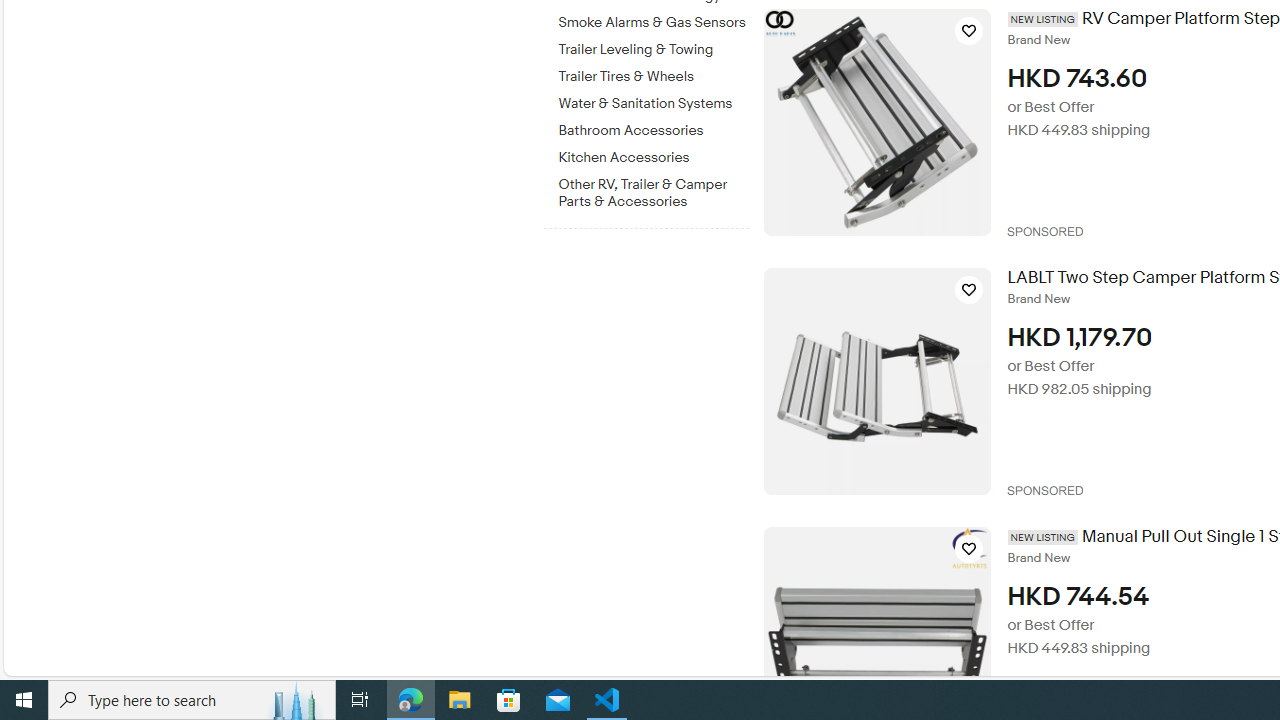  I want to click on 'Trailer Tires & Wheels', so click(653, 76).